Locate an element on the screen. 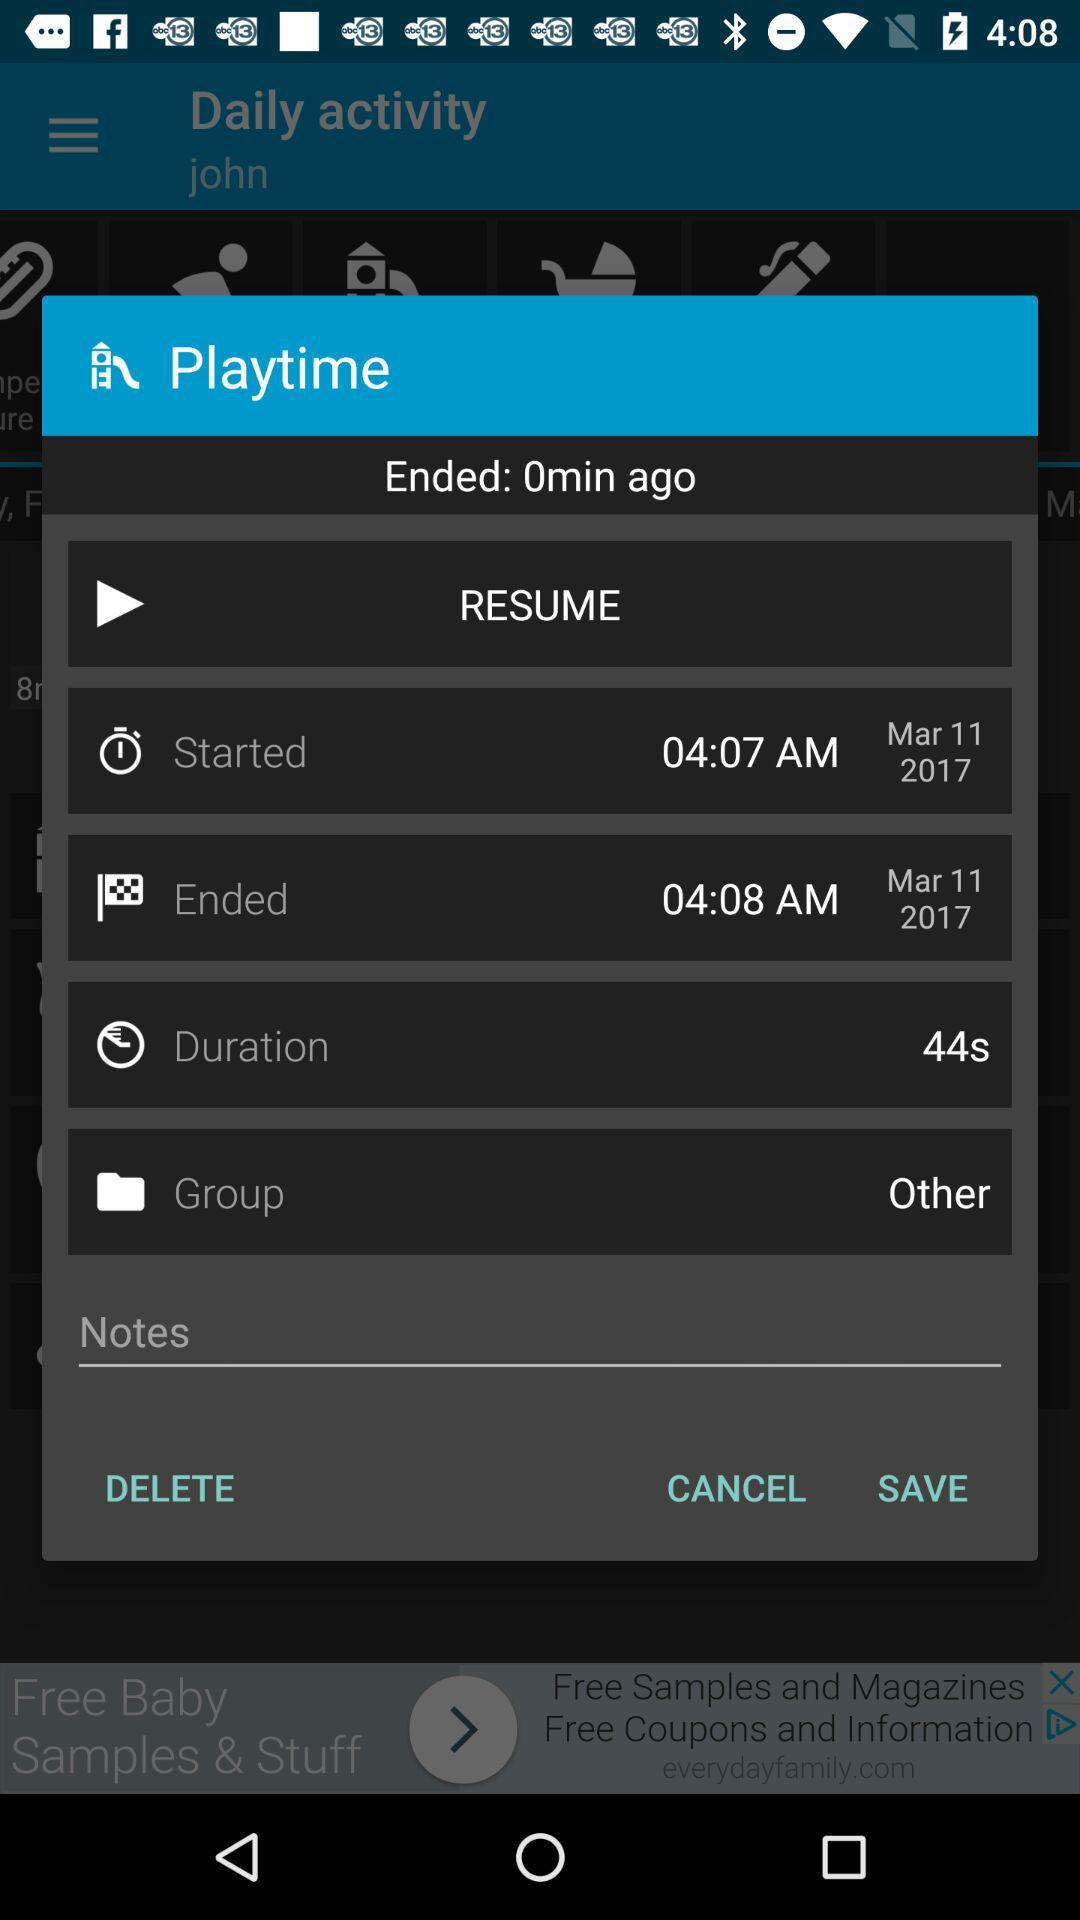 This screenshot has height=1920, width=1080. icon to the left of save item is located at coordinates (736, 1487).